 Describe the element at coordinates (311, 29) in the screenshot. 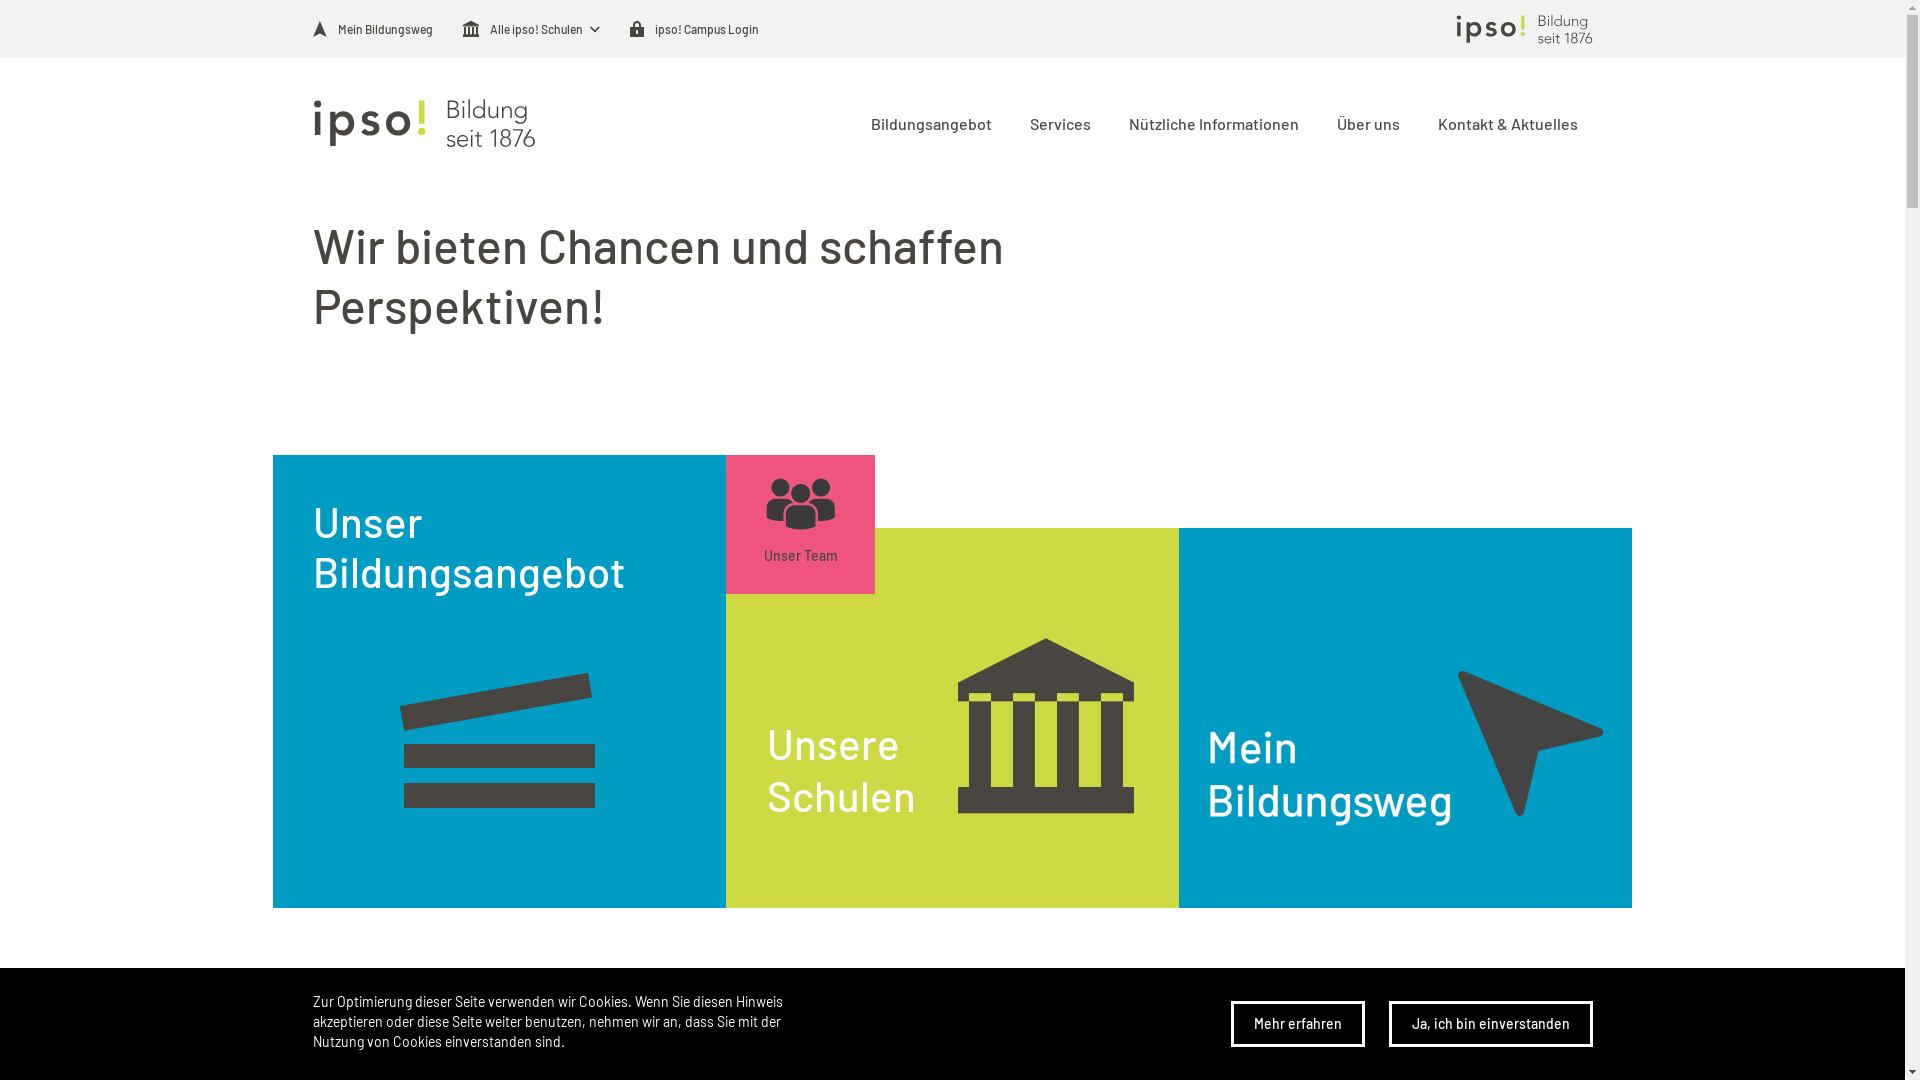

I see `'Mein Bildungsweg'` at that location.